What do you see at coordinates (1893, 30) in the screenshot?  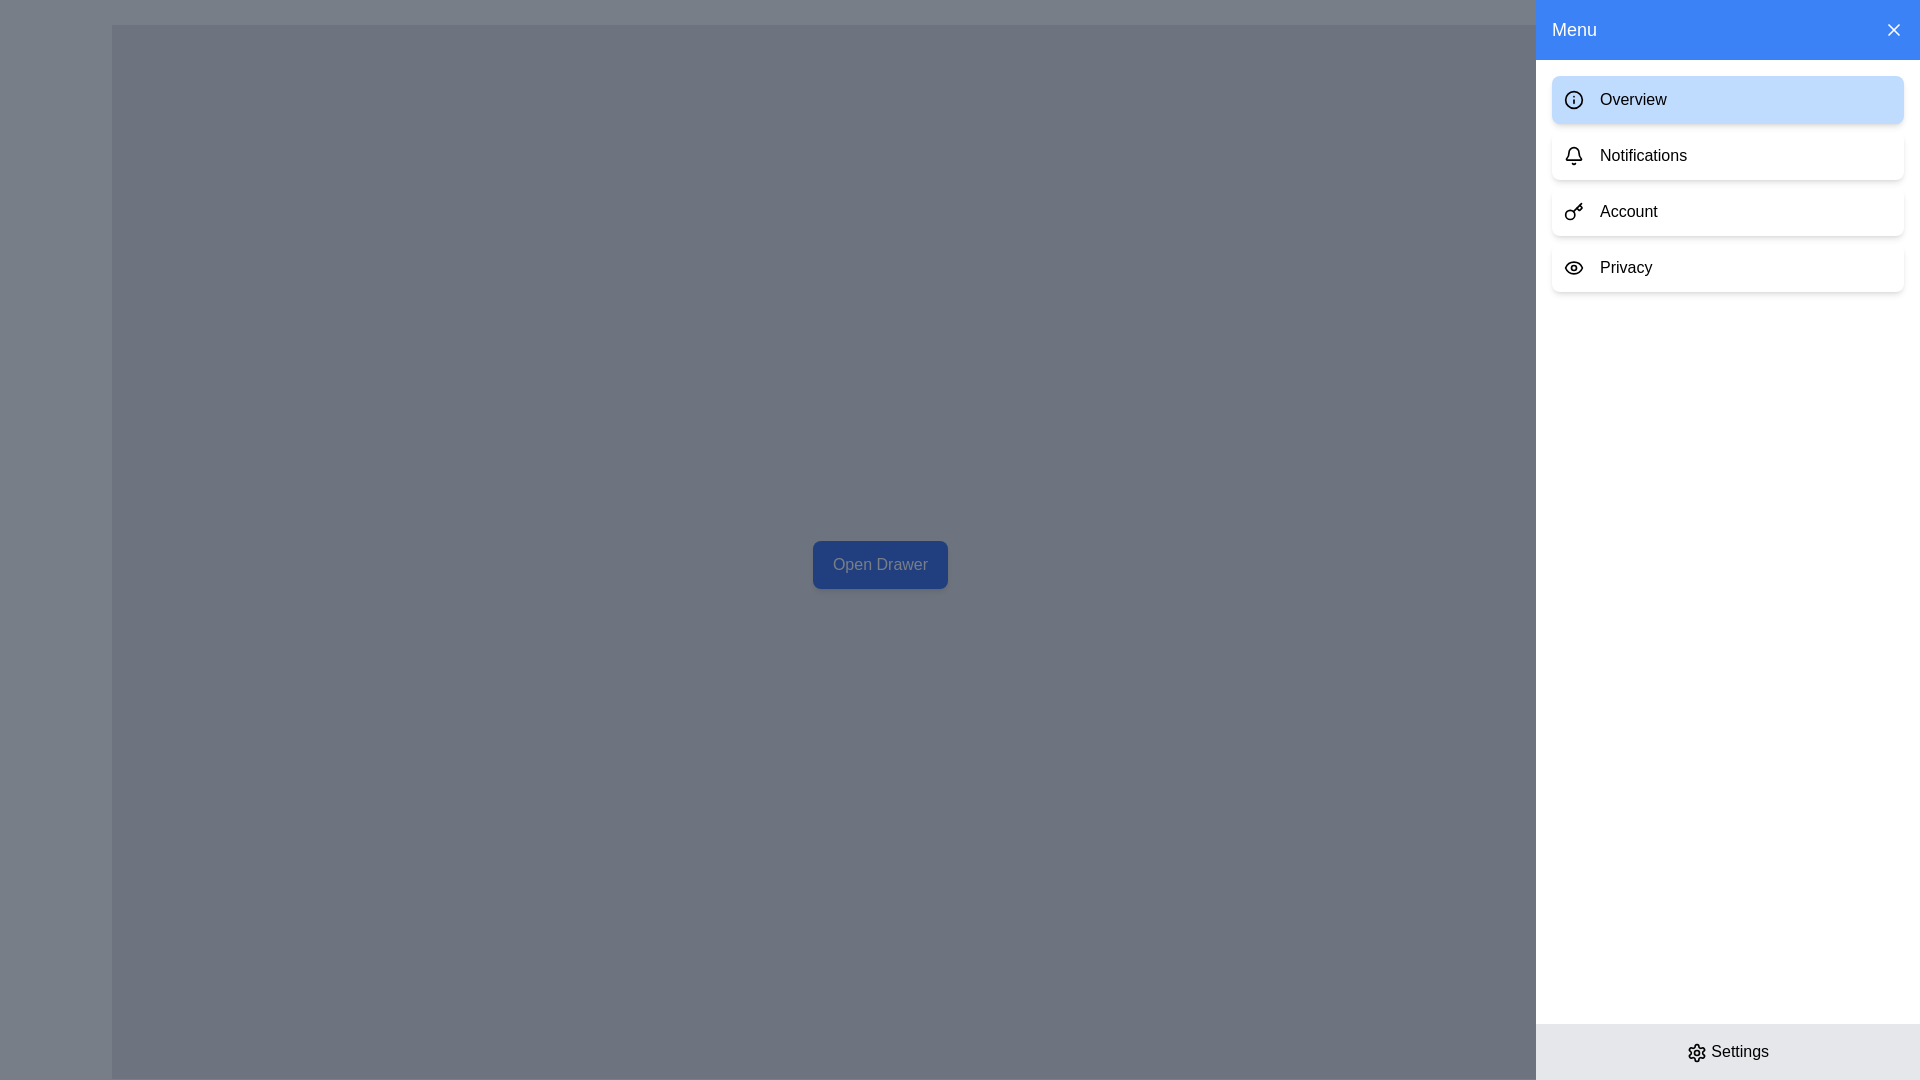 I see `the small square button with a white cross icon located on the top right corner of the blue menu bar labeled 'Menu' to change its styling` at bounding box center [1893, 30].